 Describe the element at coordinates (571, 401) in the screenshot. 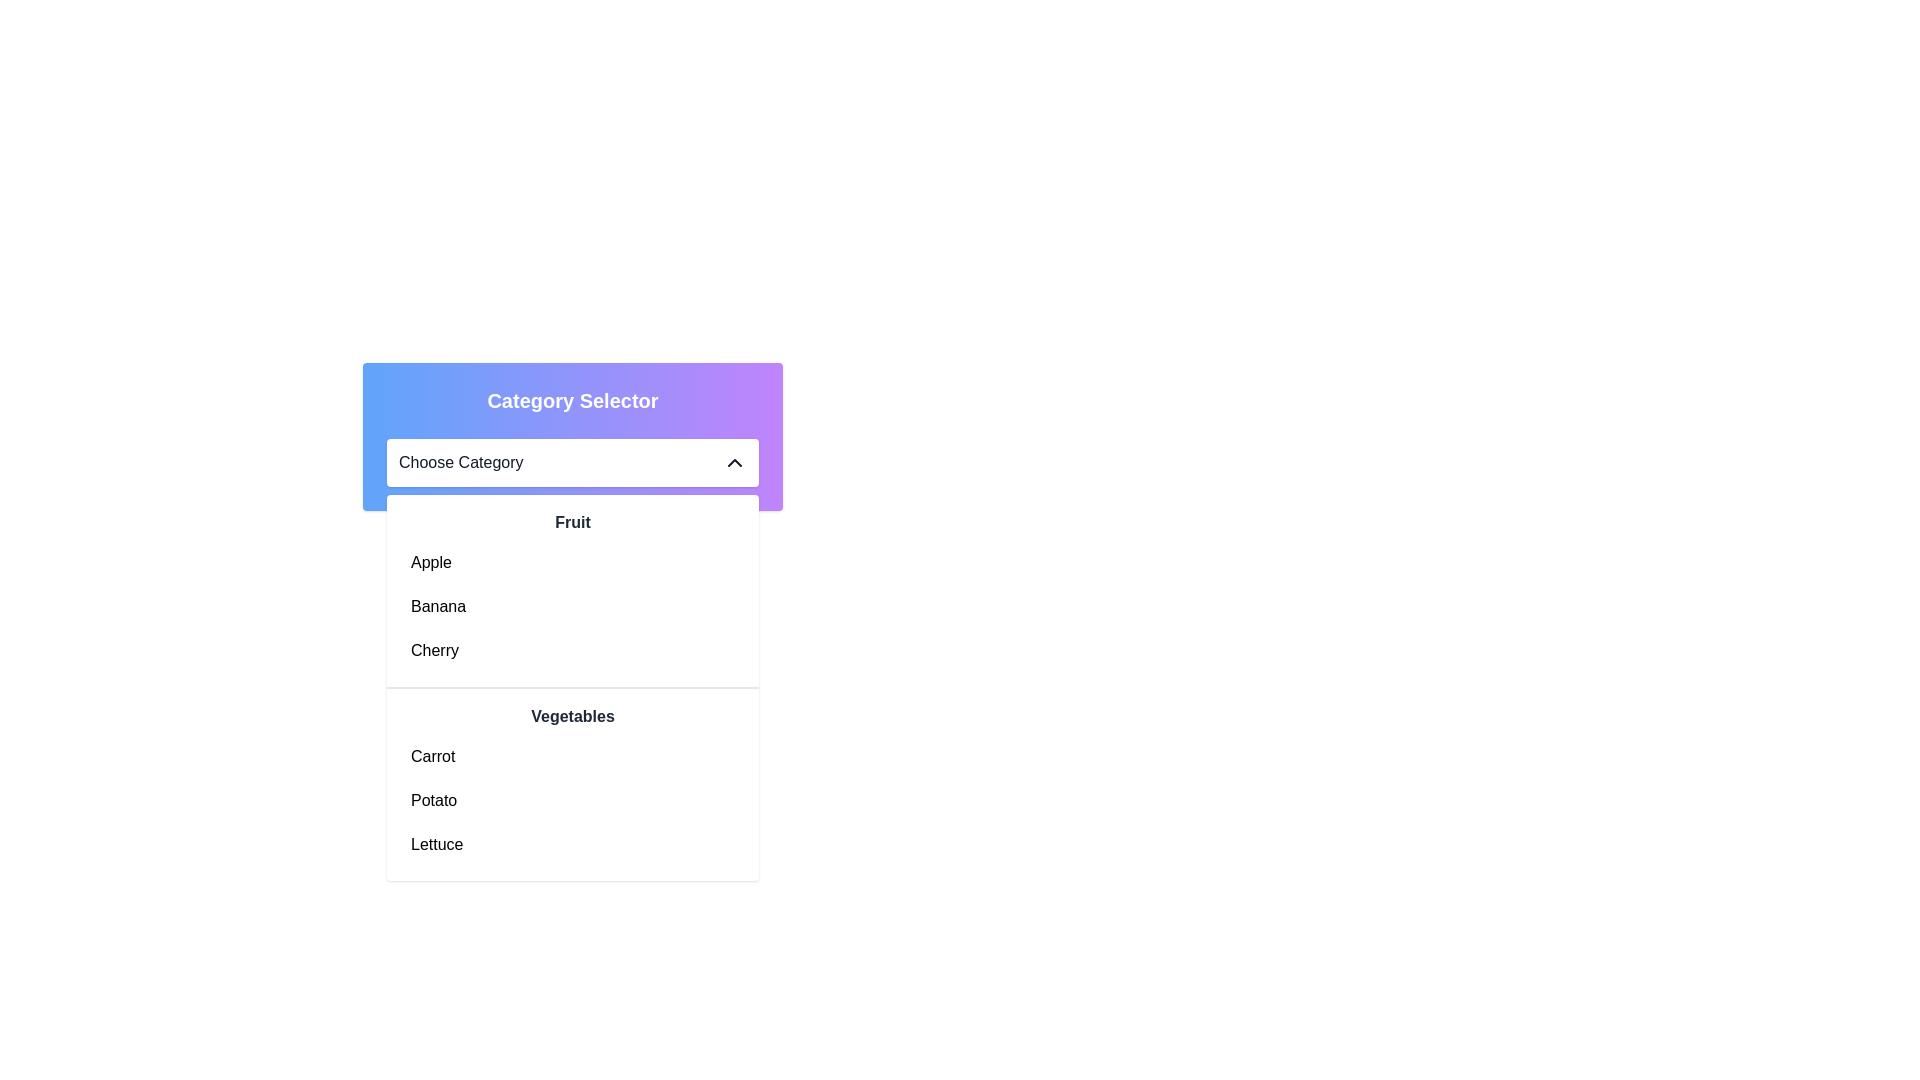

I see `the bold text label 'Category Selector' that is centered at the top of a gradient background transitioning from blue to purple` at that location.